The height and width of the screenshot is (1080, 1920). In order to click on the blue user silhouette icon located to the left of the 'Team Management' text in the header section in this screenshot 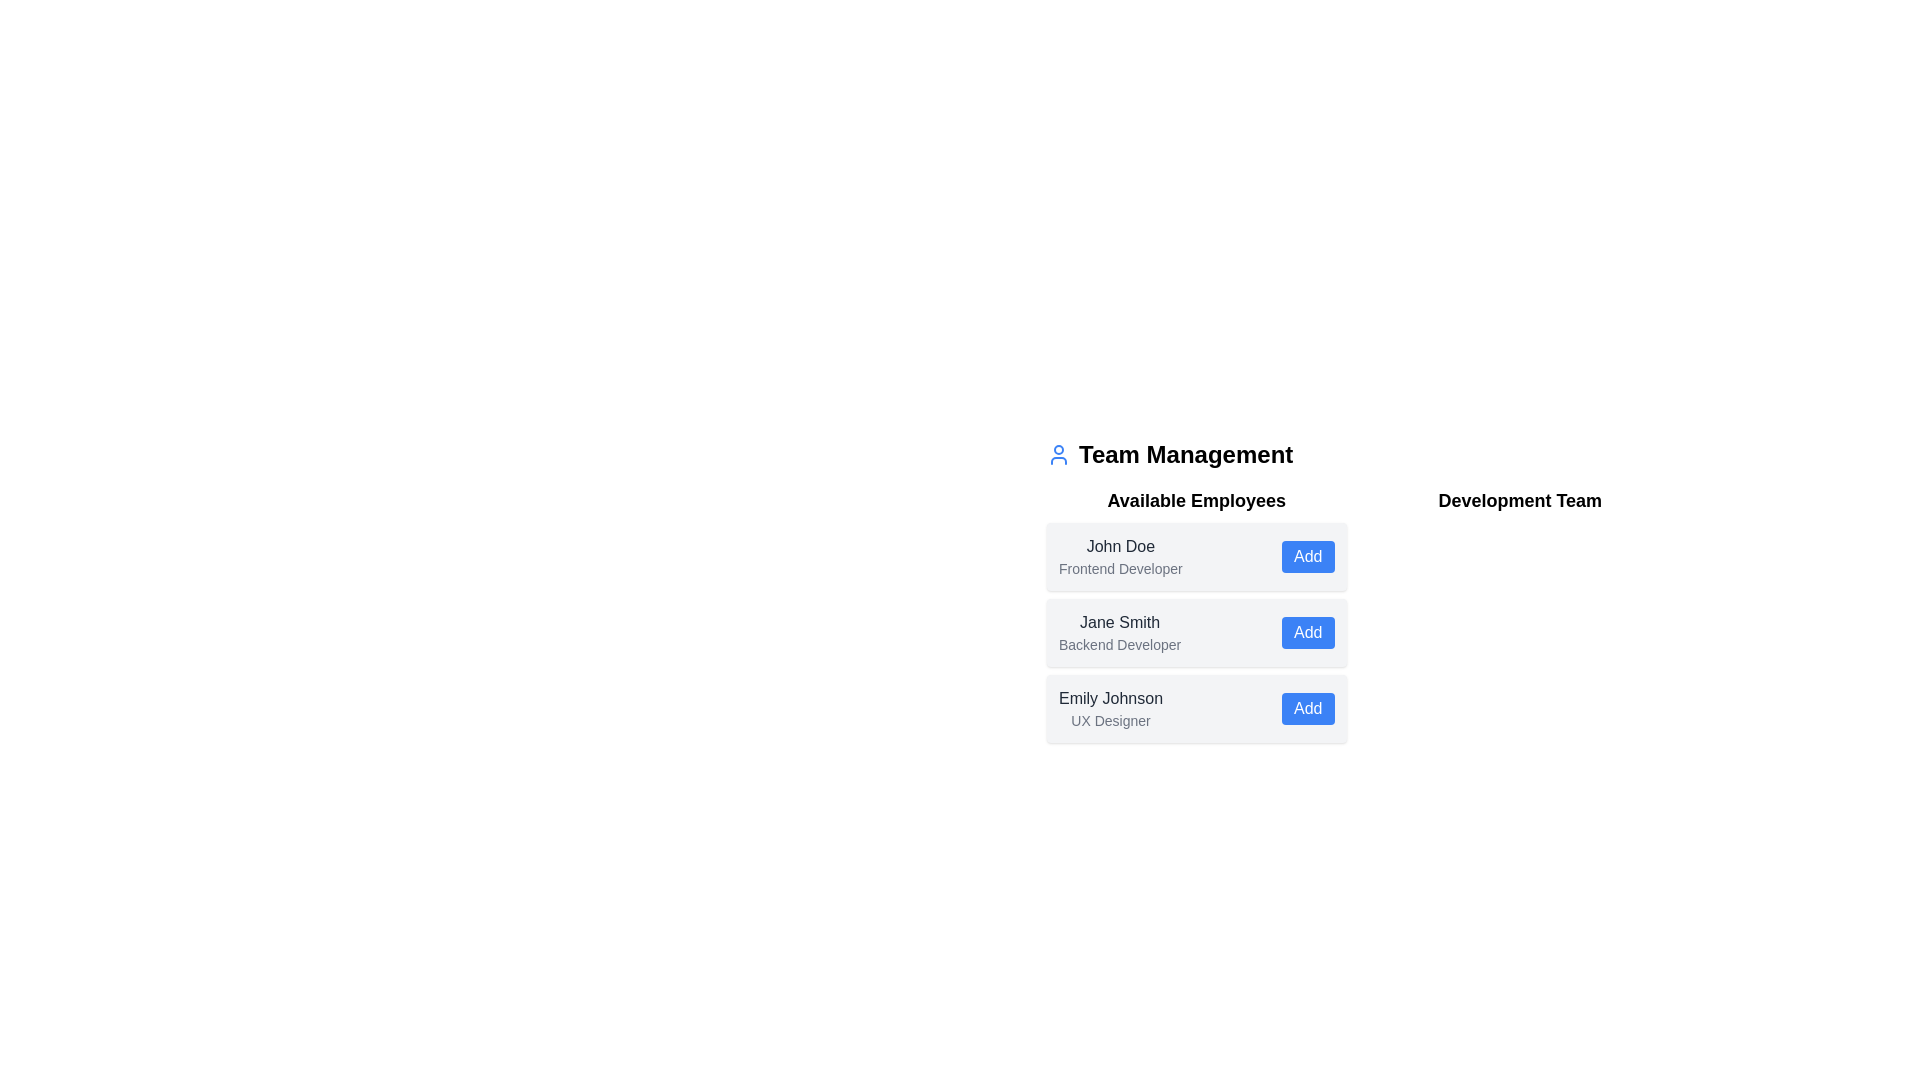, I will do `click(1058, 455)`.